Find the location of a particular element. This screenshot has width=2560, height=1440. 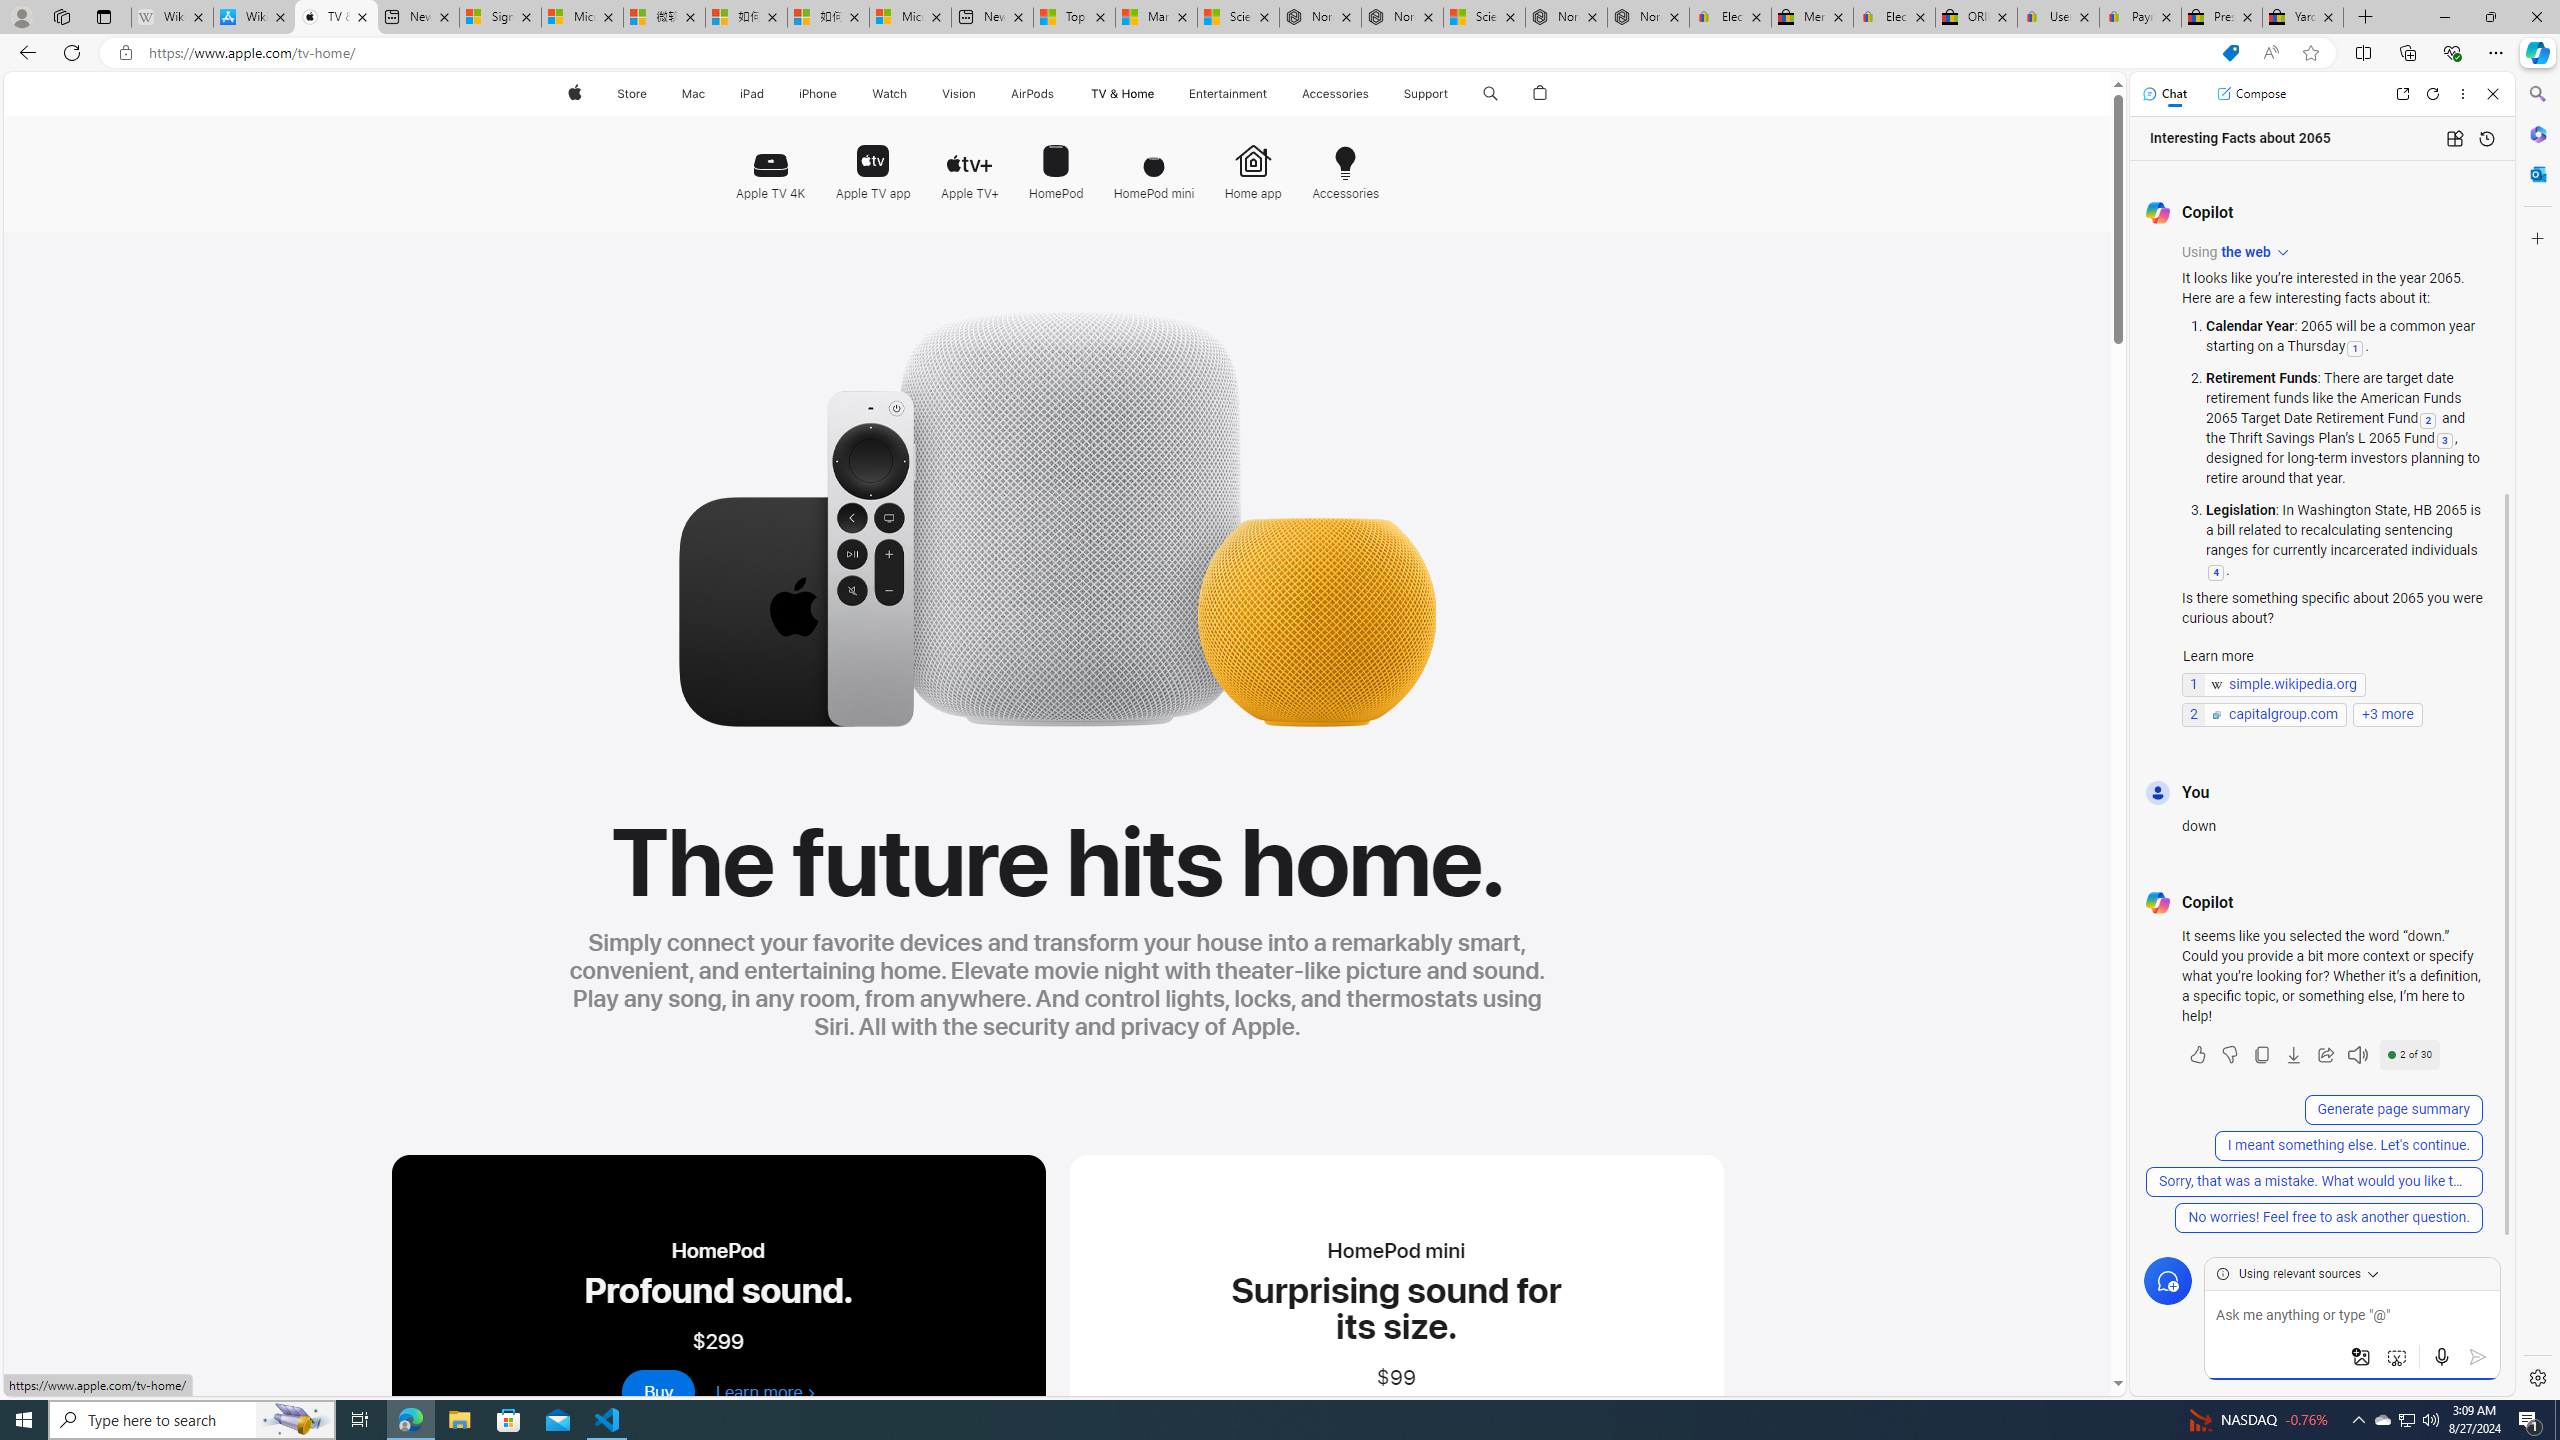

'Entertainment menu' is located at coordinates (1271, 93).